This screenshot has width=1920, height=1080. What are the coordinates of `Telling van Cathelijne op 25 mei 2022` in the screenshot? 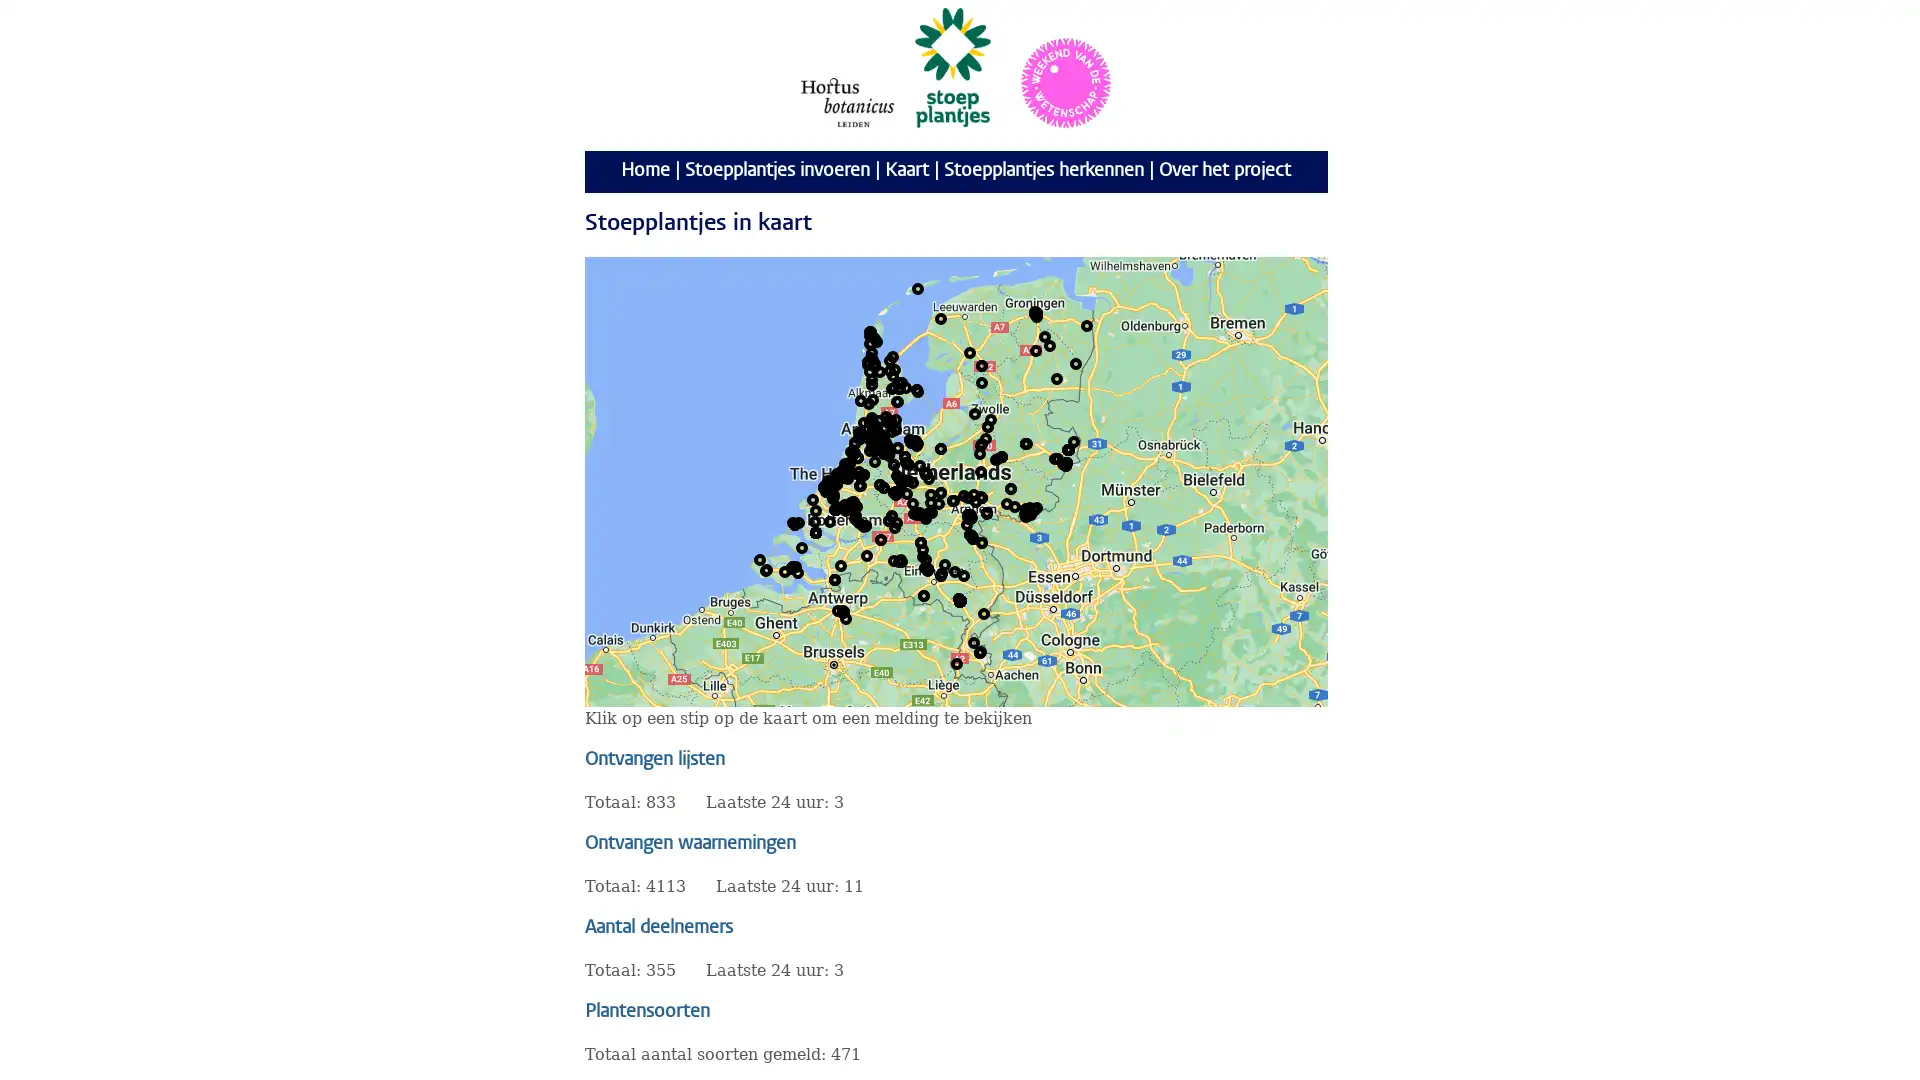 It's located at (897, 560).